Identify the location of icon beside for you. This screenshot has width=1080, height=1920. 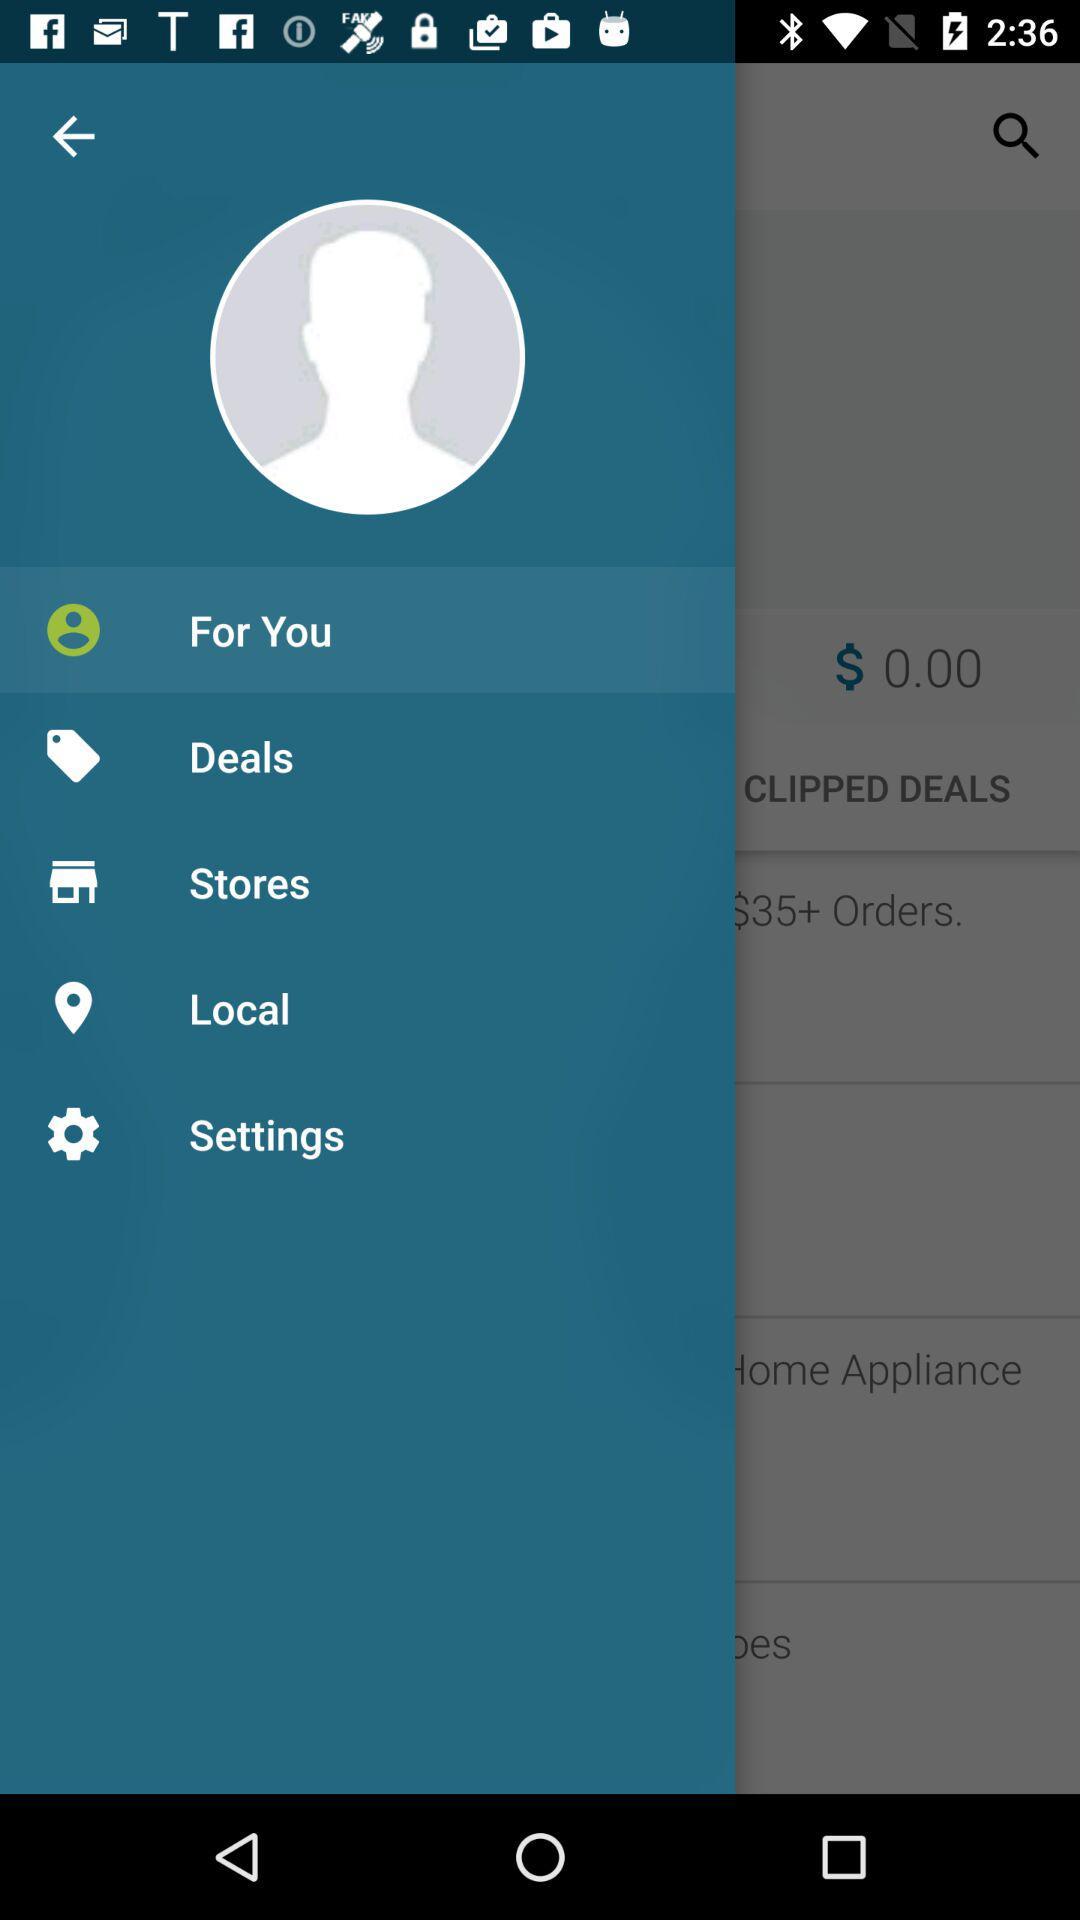
(72, 629).